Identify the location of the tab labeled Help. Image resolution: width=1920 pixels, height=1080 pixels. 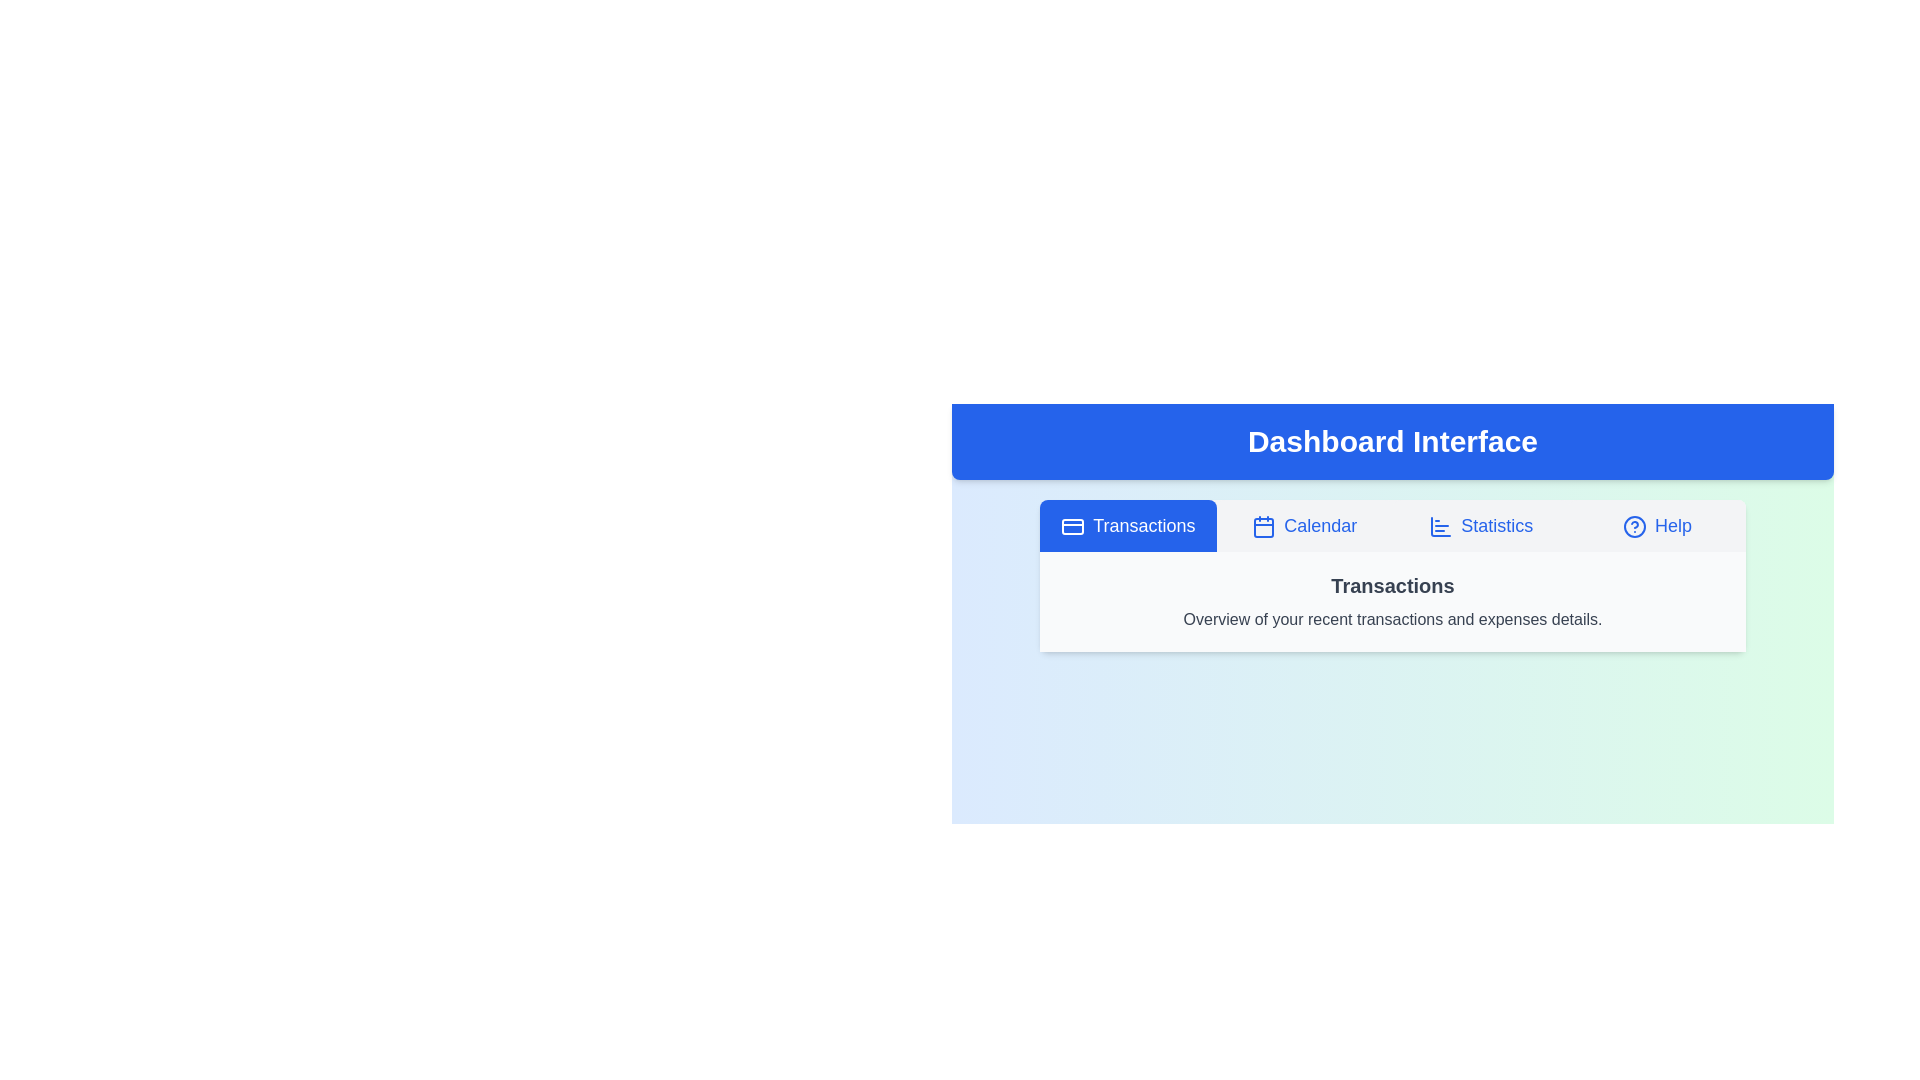
(1657, 524).